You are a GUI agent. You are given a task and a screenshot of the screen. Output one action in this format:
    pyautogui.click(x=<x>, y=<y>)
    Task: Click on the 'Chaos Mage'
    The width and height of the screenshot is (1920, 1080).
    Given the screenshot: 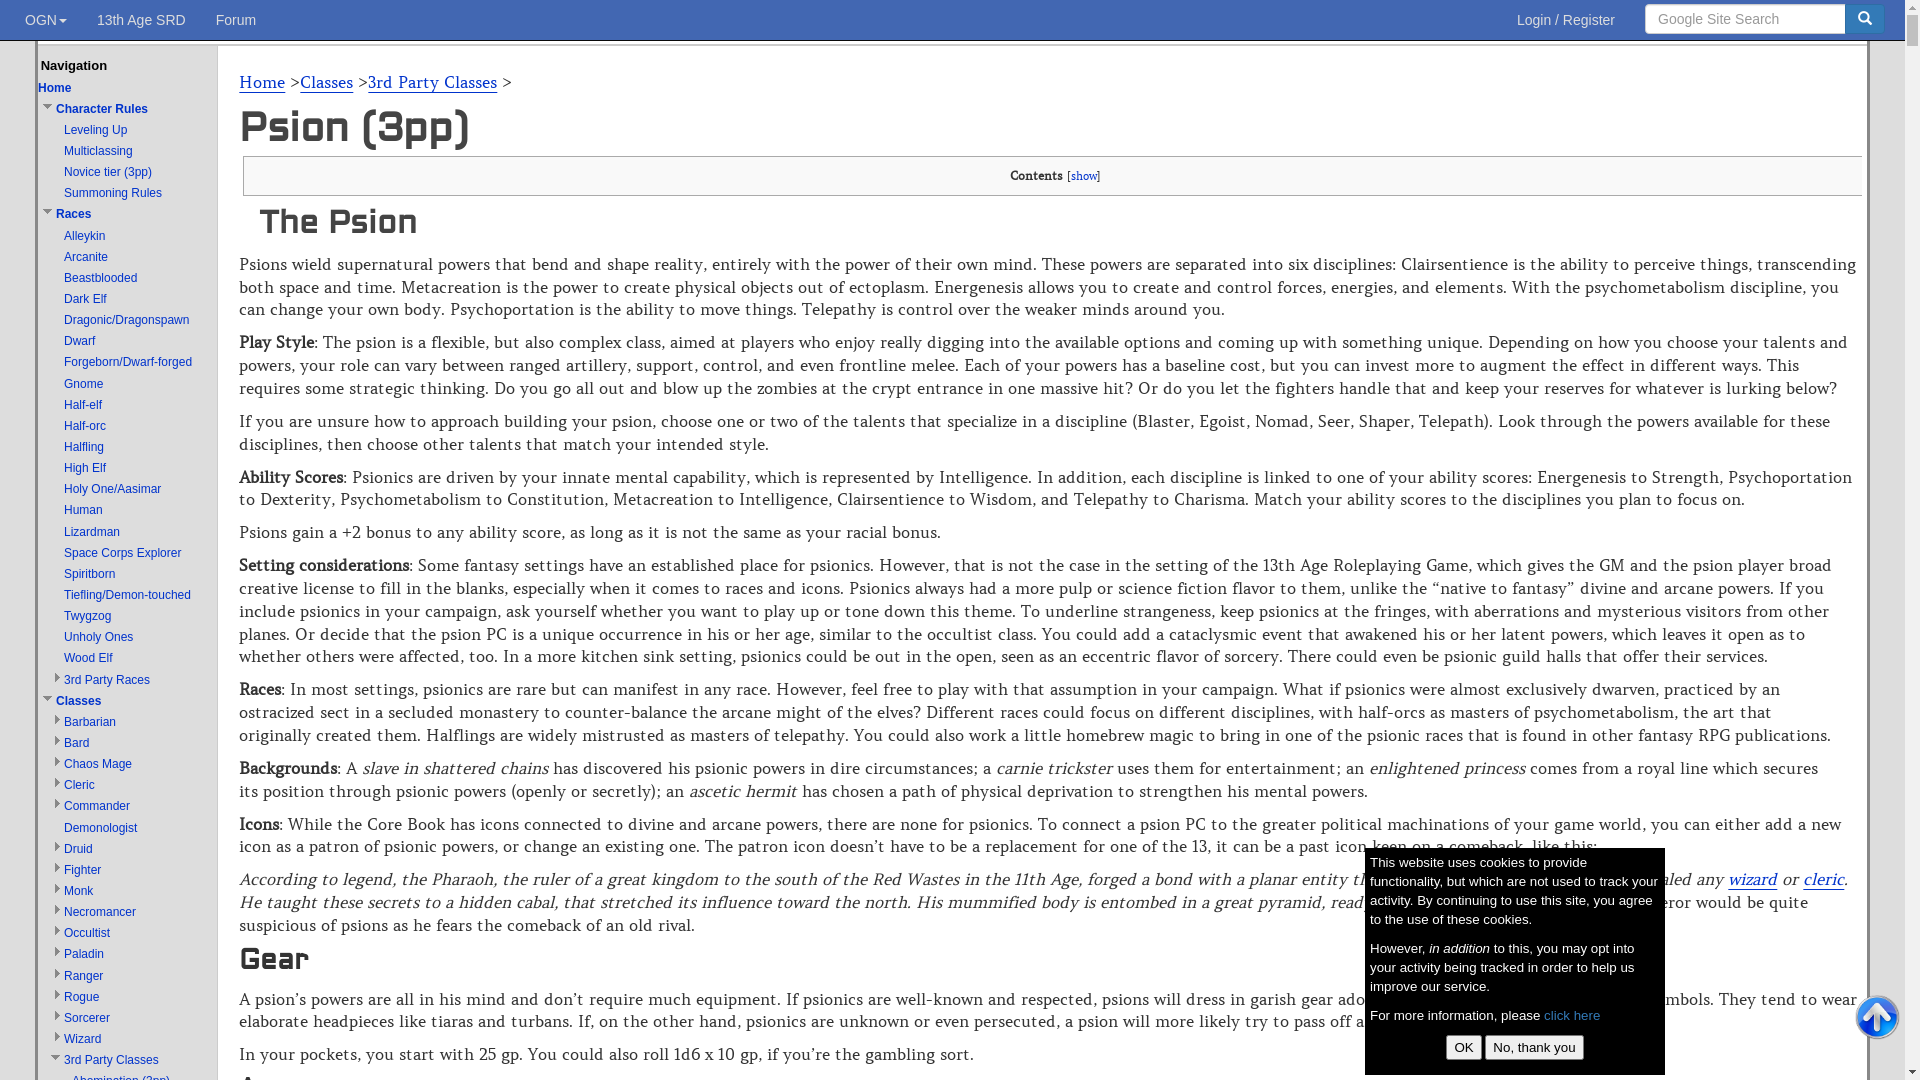 What is the action you would take?
    pyautogui.click(x=96, y=763)
    